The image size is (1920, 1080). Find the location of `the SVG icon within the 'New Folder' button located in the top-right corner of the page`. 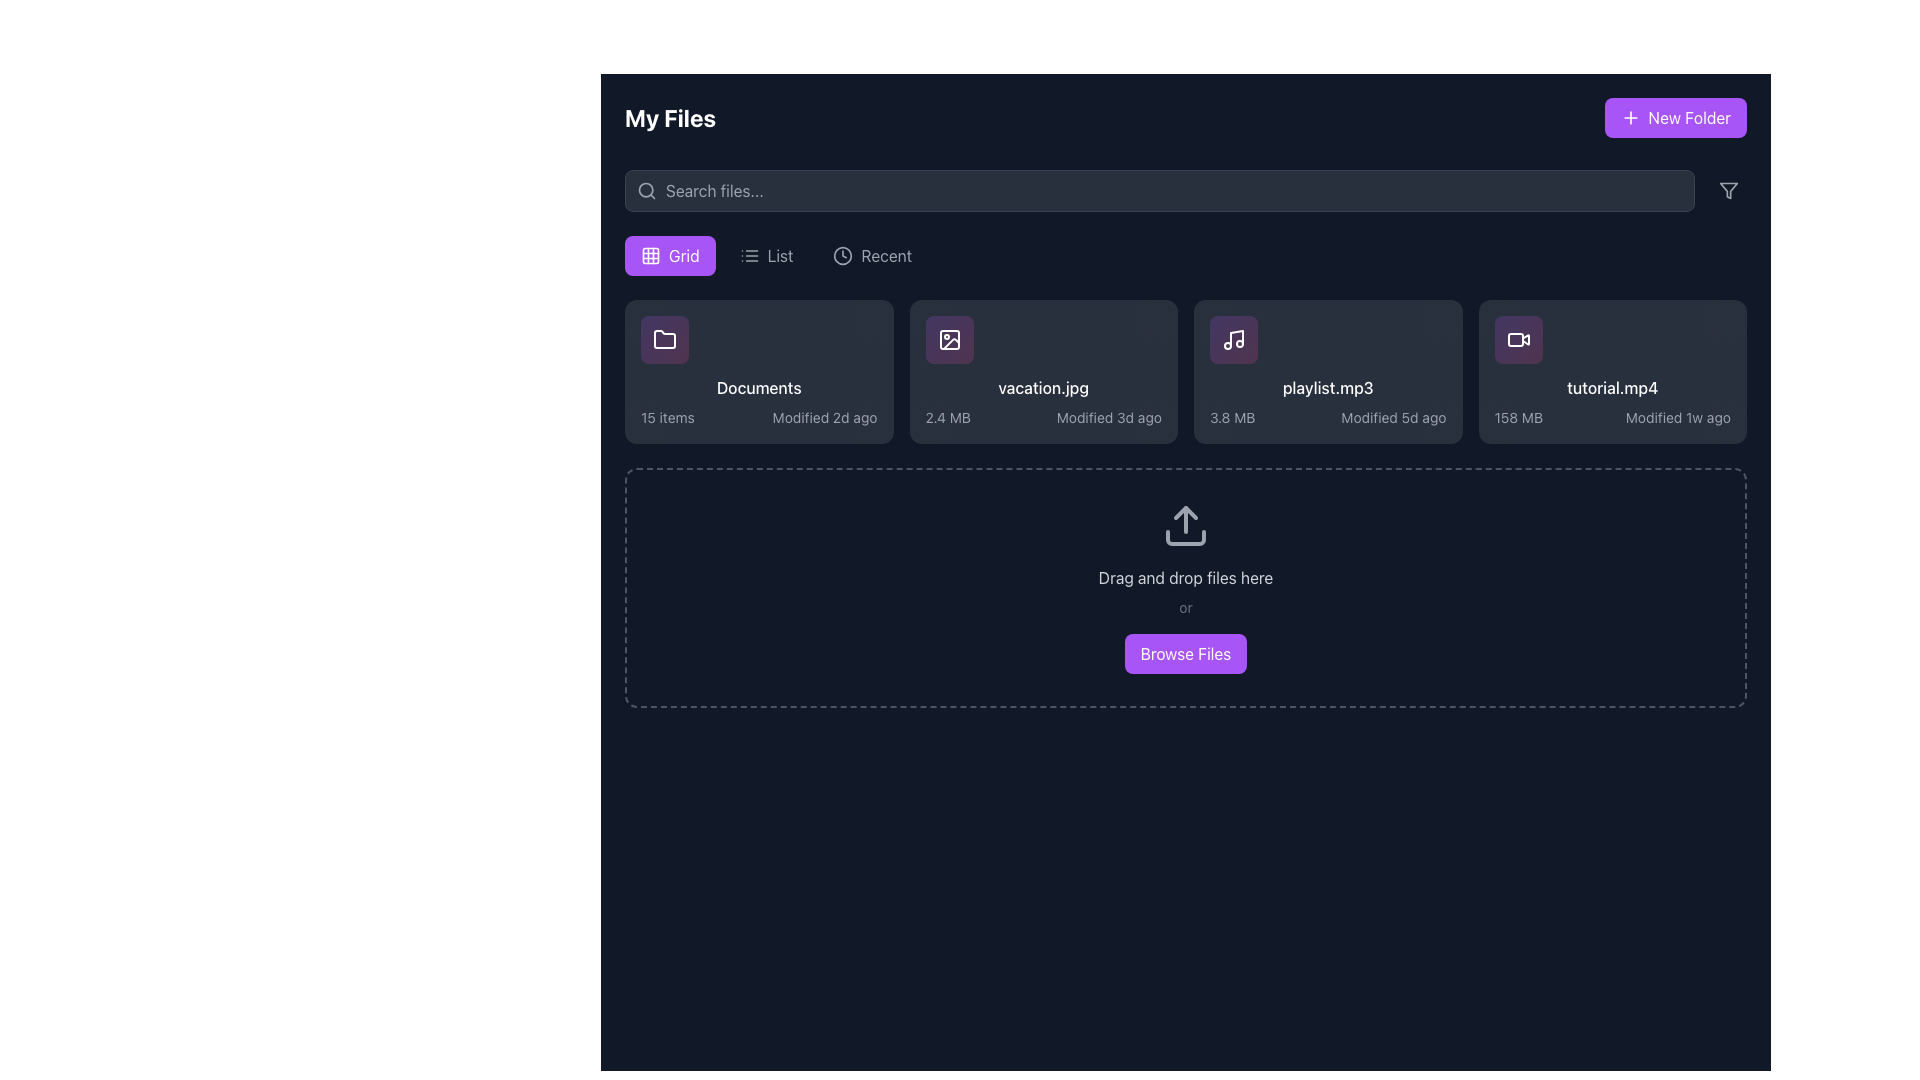

the SVG icon within the 'New Folder' button located in the top-right corner of the page is located at coordinates (1630, 118).